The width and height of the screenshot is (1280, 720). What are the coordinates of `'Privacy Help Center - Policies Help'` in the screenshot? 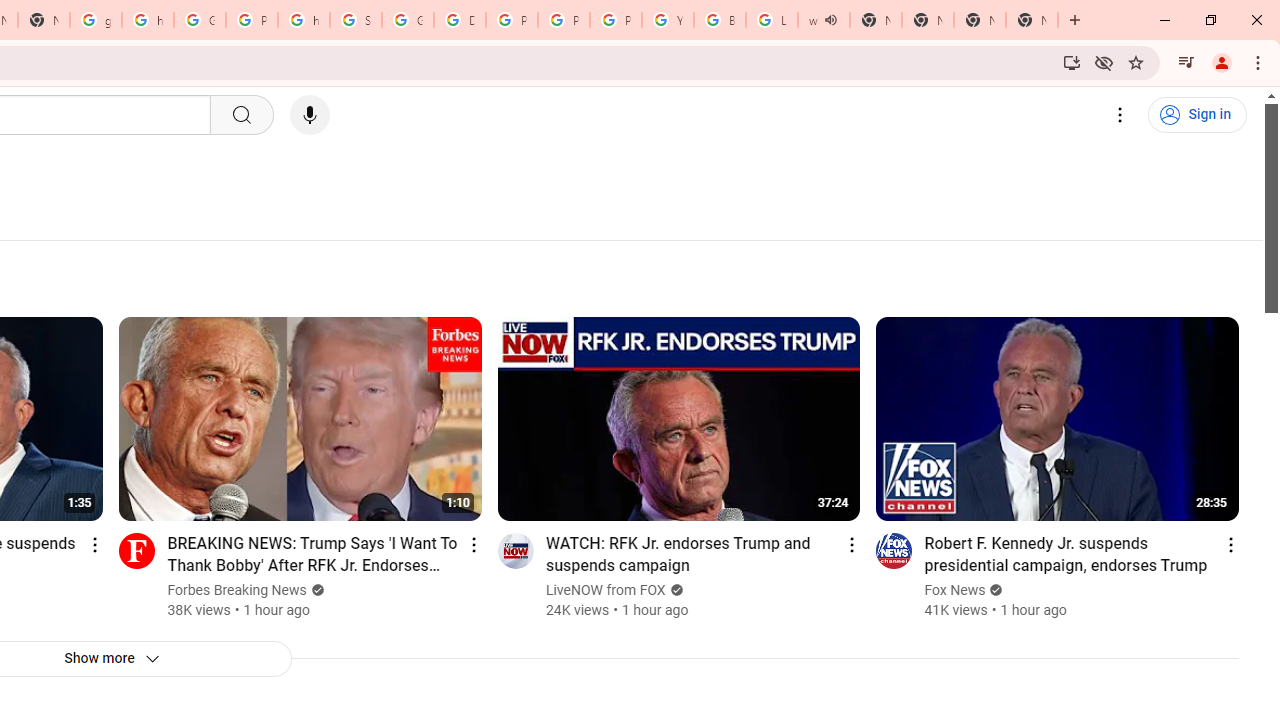 It's located at (562, 20).